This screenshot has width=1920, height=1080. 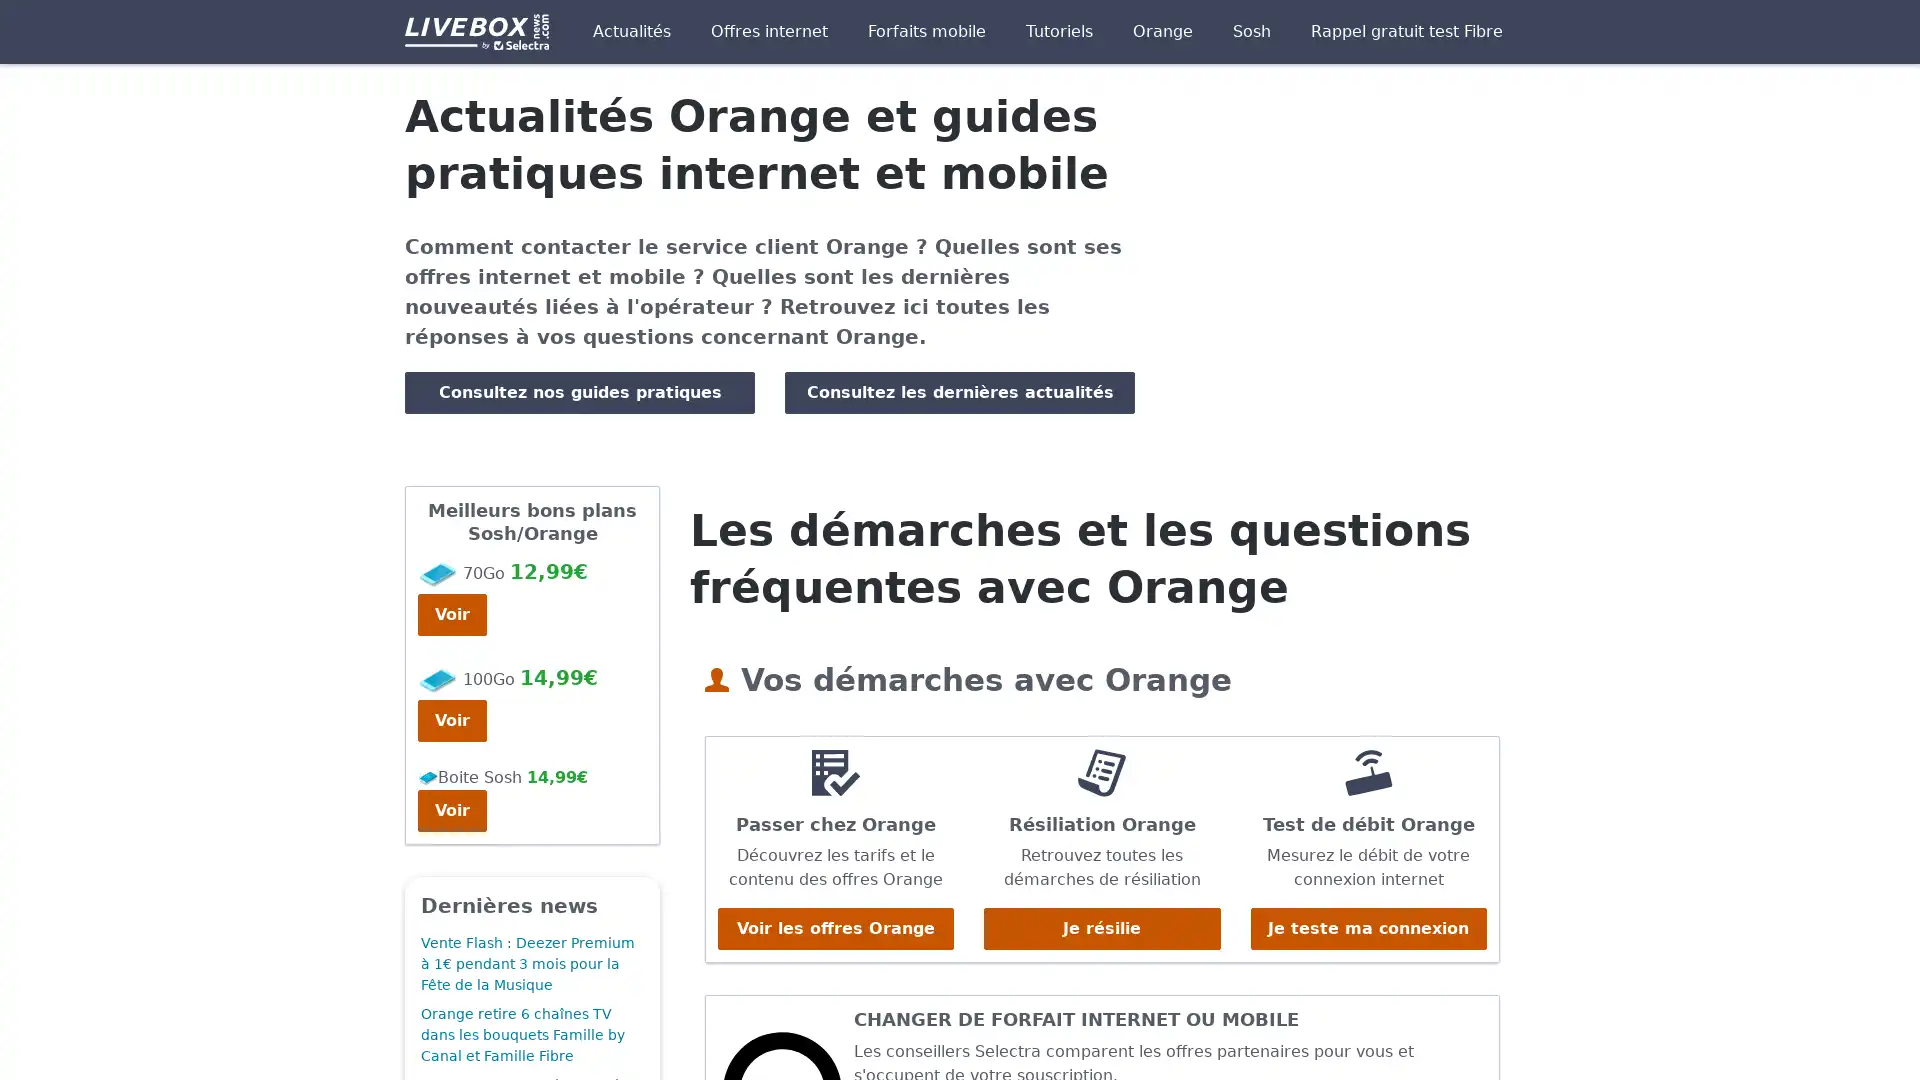 What do you see at coordinates (960, 392) in the screenshot?
I see `Consultez les dernieres actualites` at bounding box center [960, 392].